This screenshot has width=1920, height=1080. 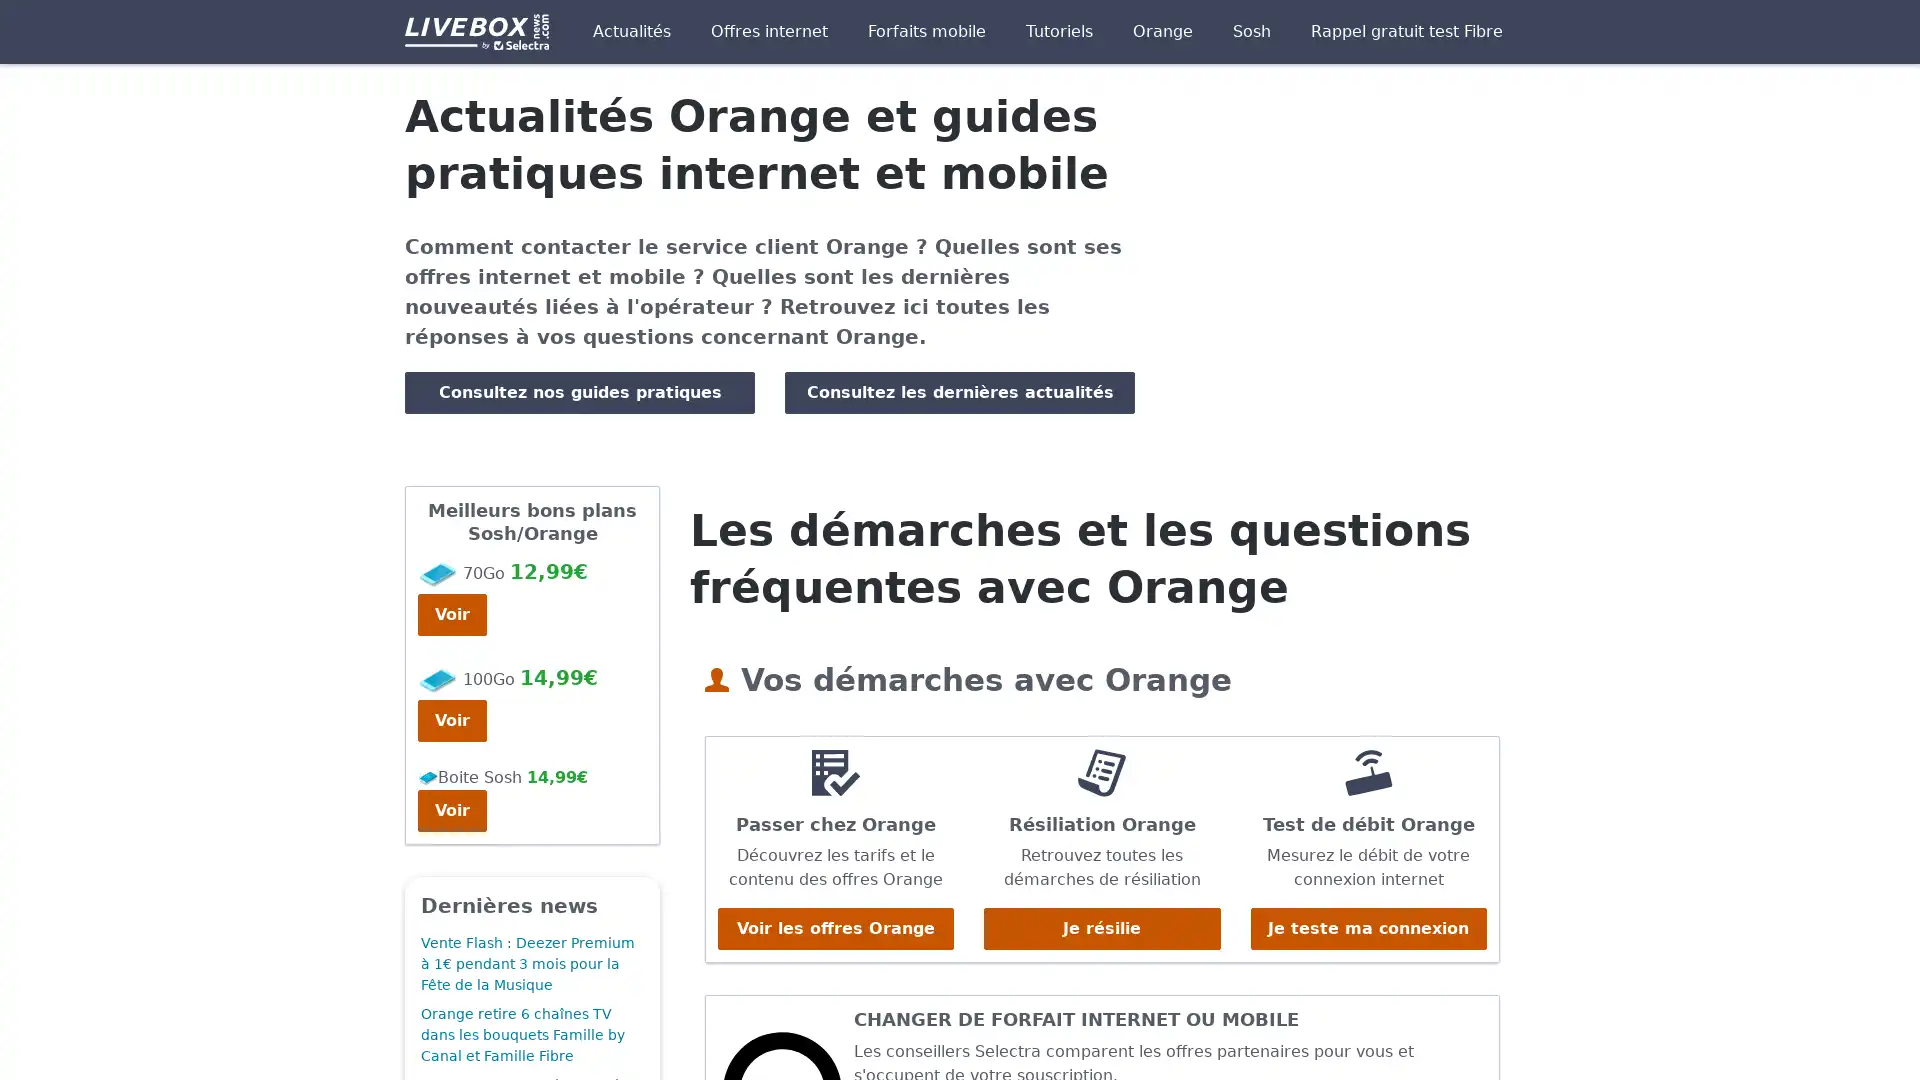 What do you see at coordinates (960, 392) in the screenshot?
I see `Consultez les dernieres actualites` at bounding box center [960, 392].